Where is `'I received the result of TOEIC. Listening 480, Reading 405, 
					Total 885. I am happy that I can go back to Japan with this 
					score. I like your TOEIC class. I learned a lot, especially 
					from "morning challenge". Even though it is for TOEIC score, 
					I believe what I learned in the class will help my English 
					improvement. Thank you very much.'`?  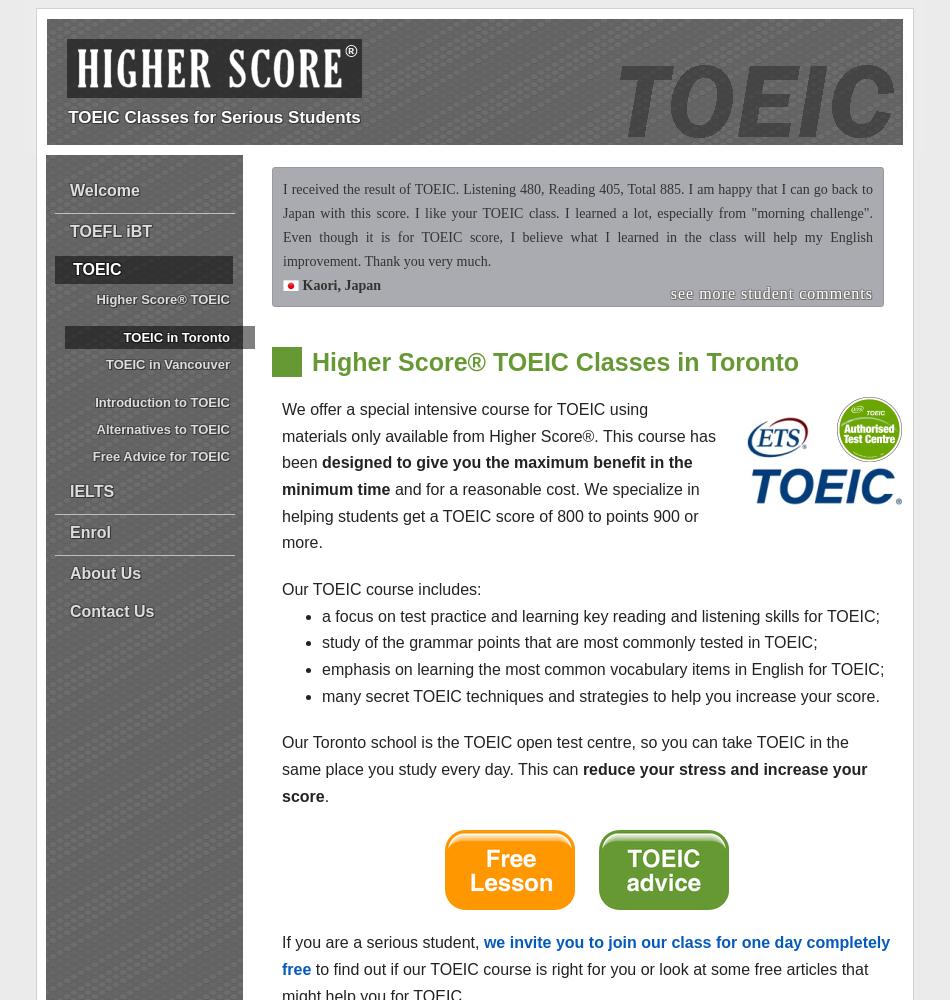
'I received the result of TOEIC. Listening 480, Reading 405, 
					Total 885. I am happy that I can go back to Japan with this 
					score. I like your TOEIC class. I learned a lot, especially 
					from "morning challenge". Even though it is for TOEIC score, 
					I believe what I learned in the class will help my English 
					improvement. Thank you very much.' is located at coordinates (577, 224).